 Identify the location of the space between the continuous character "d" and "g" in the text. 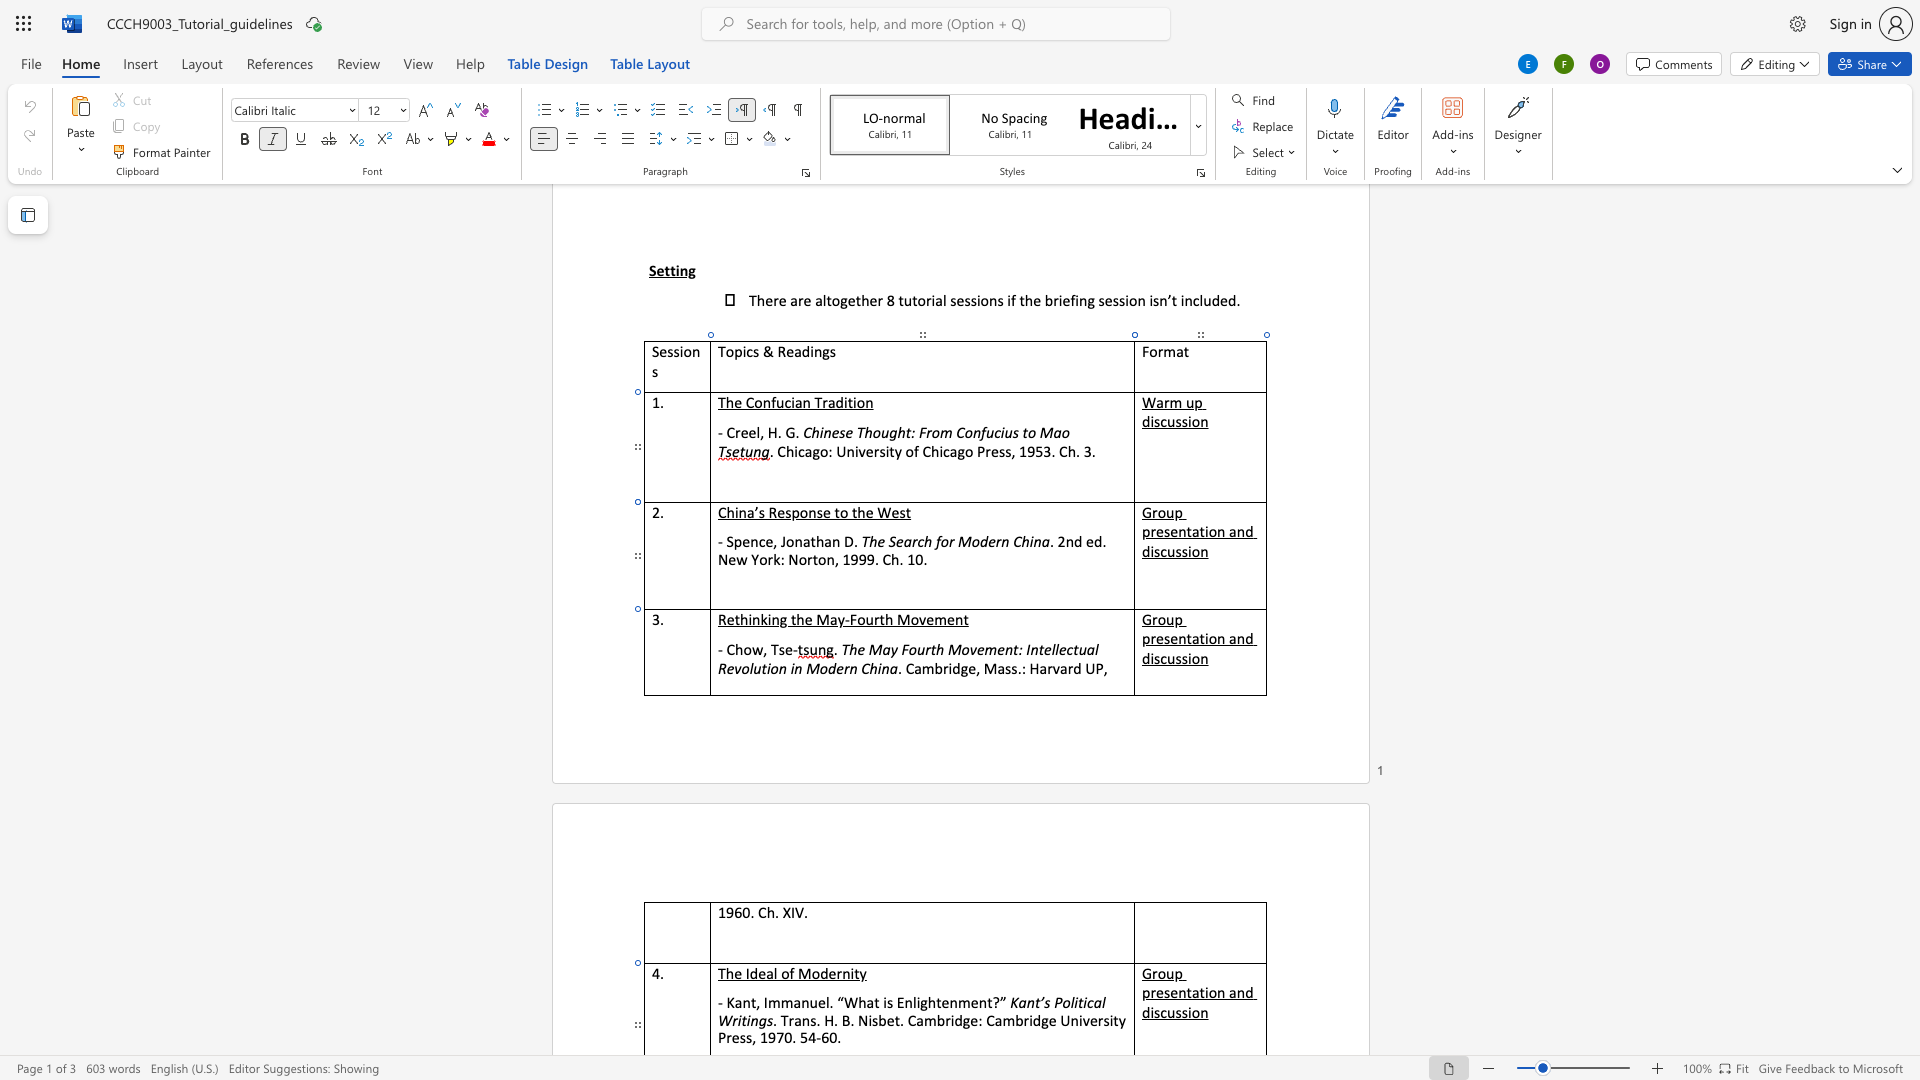
(960, 668).